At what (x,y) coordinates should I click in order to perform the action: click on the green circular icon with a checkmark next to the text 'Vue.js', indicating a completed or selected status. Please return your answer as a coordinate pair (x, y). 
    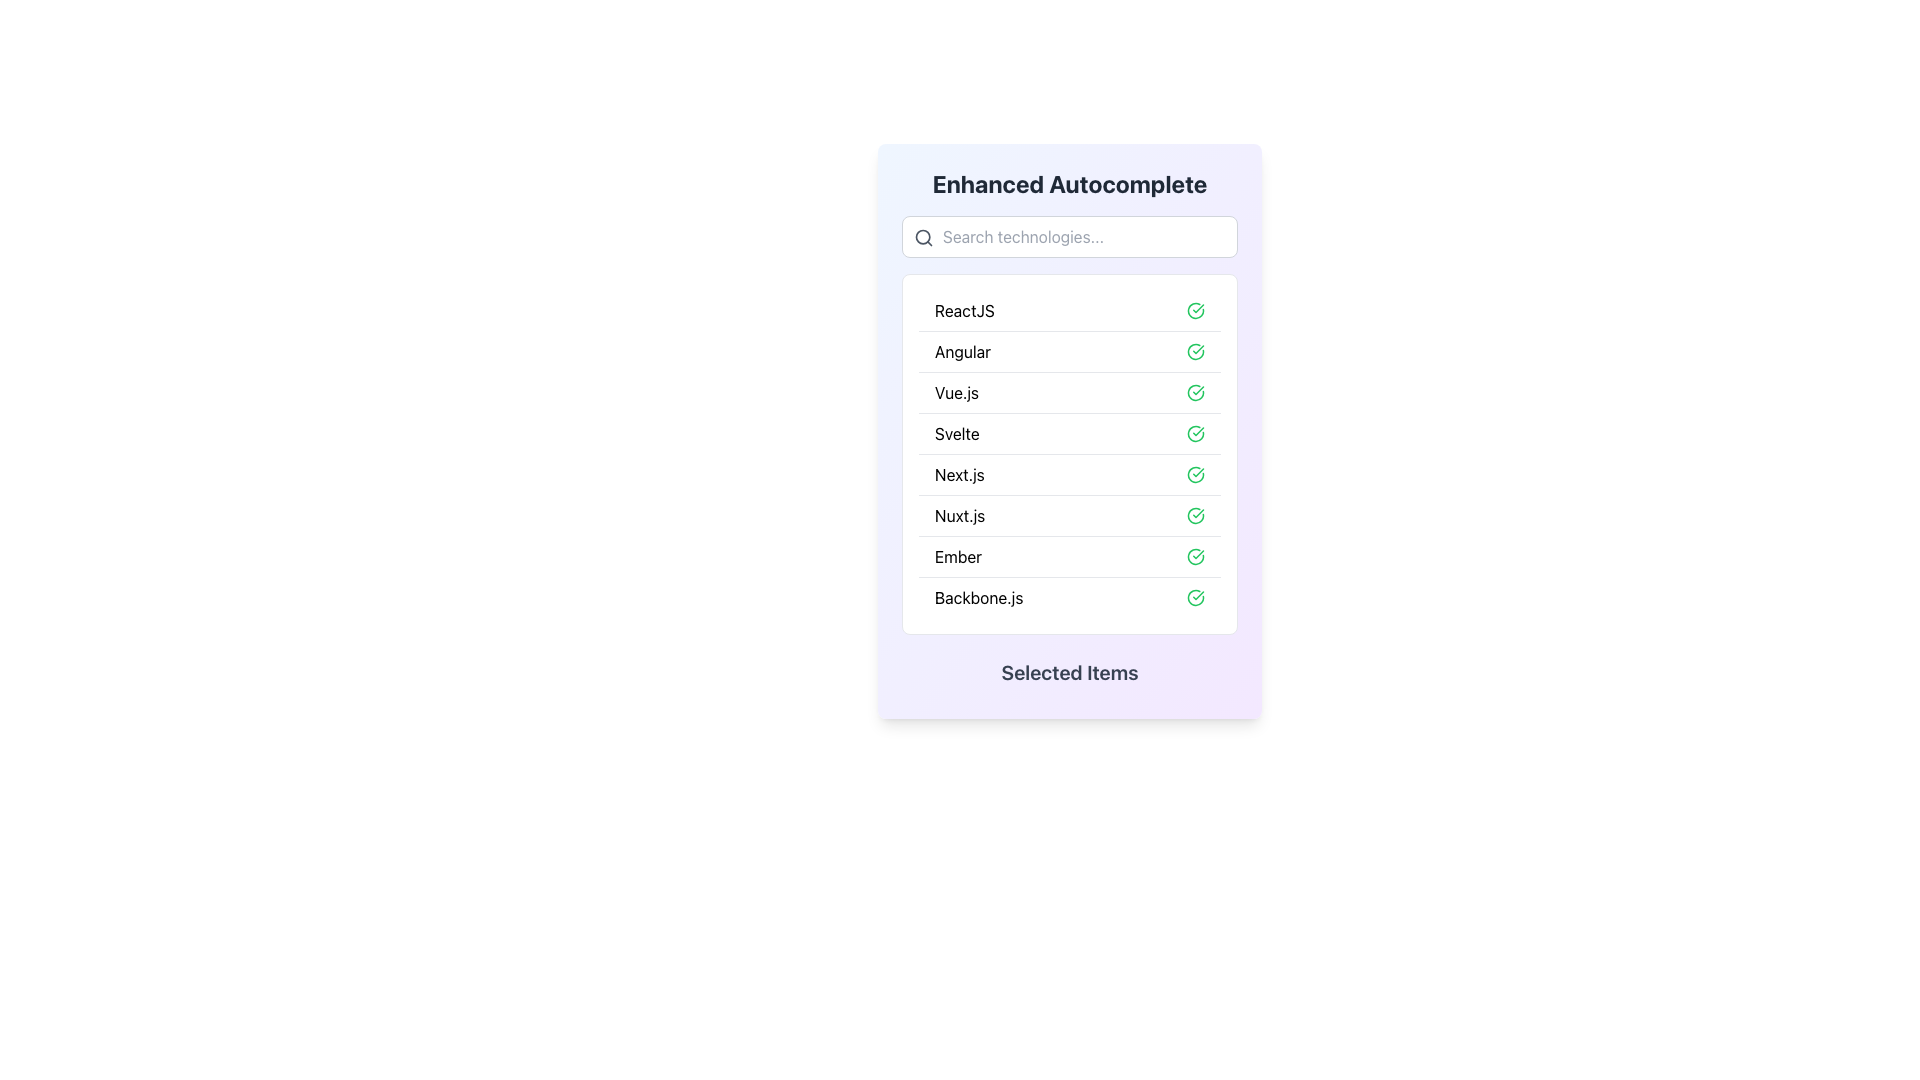
    Looking at the image, I should click on (1195, 393).